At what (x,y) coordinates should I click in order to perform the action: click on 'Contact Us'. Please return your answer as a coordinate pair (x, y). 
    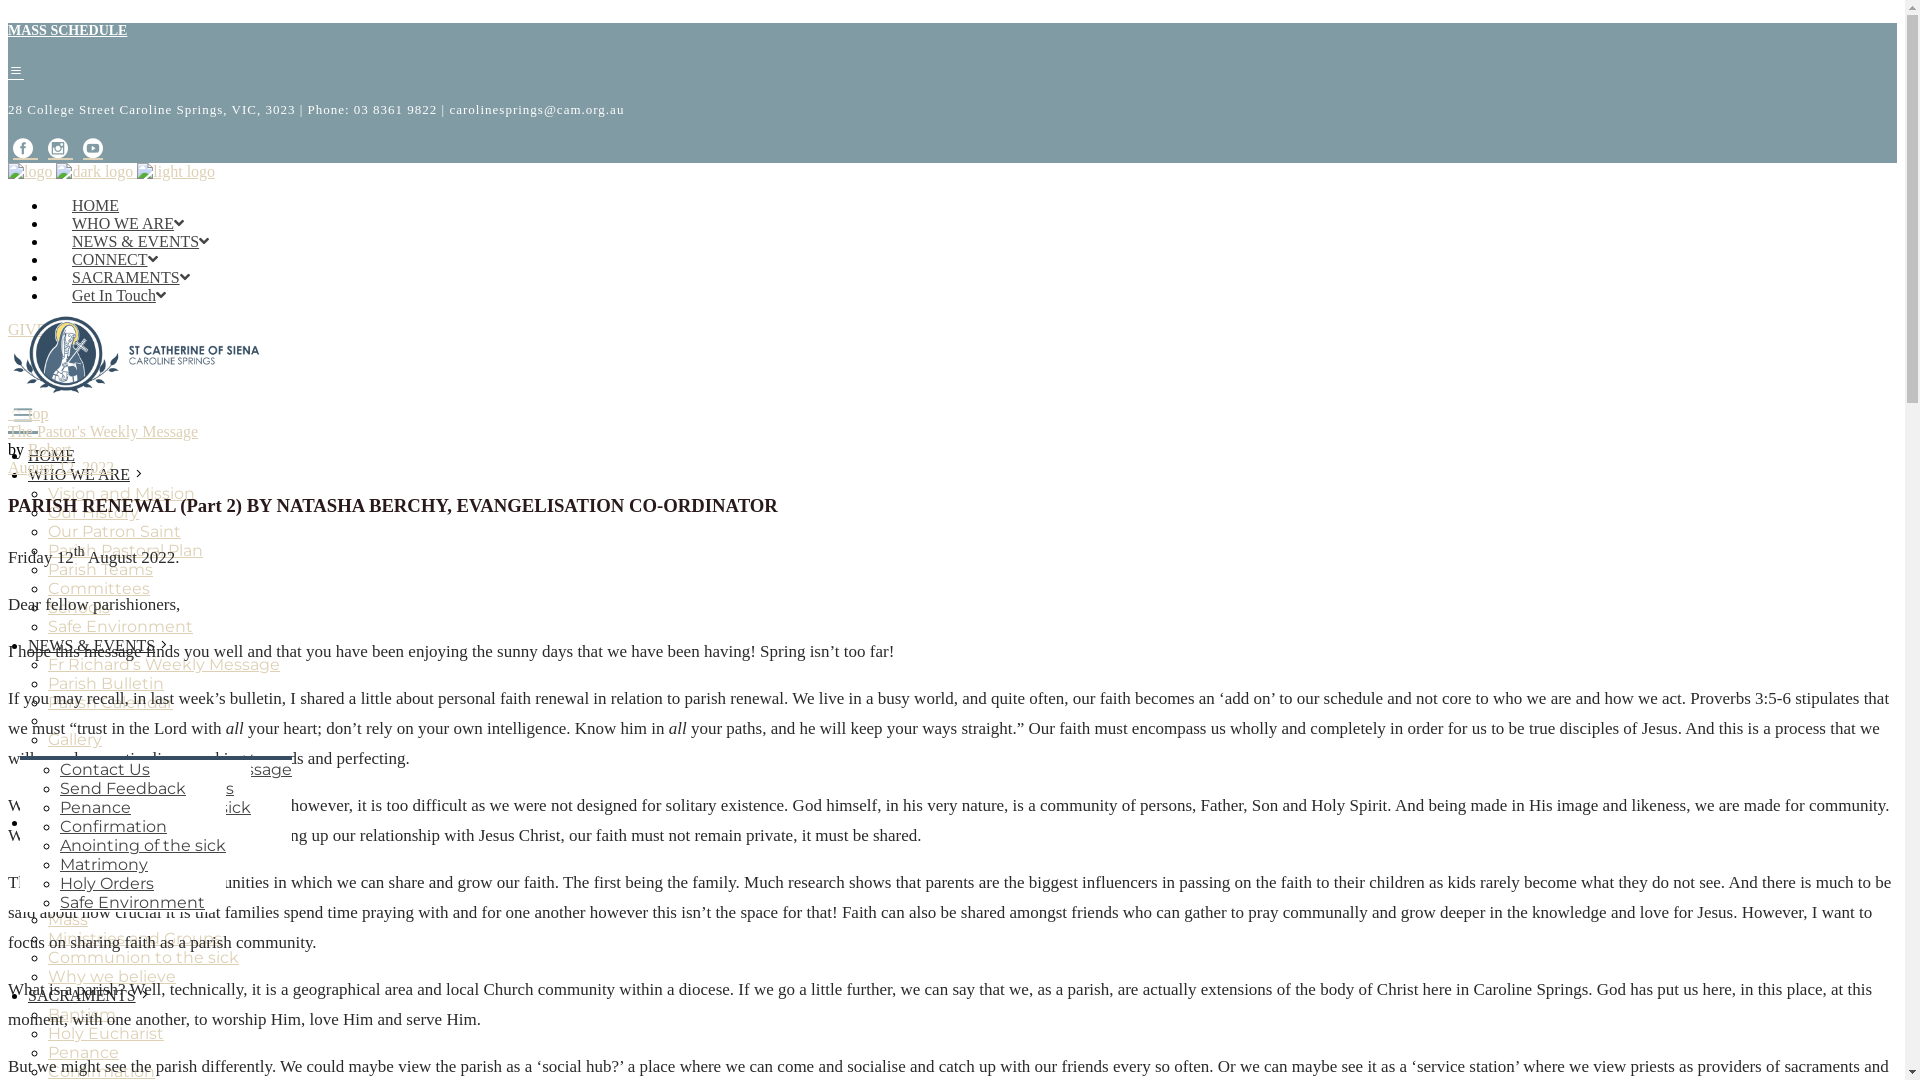
    Looking at the image, I should click on (59, 768).